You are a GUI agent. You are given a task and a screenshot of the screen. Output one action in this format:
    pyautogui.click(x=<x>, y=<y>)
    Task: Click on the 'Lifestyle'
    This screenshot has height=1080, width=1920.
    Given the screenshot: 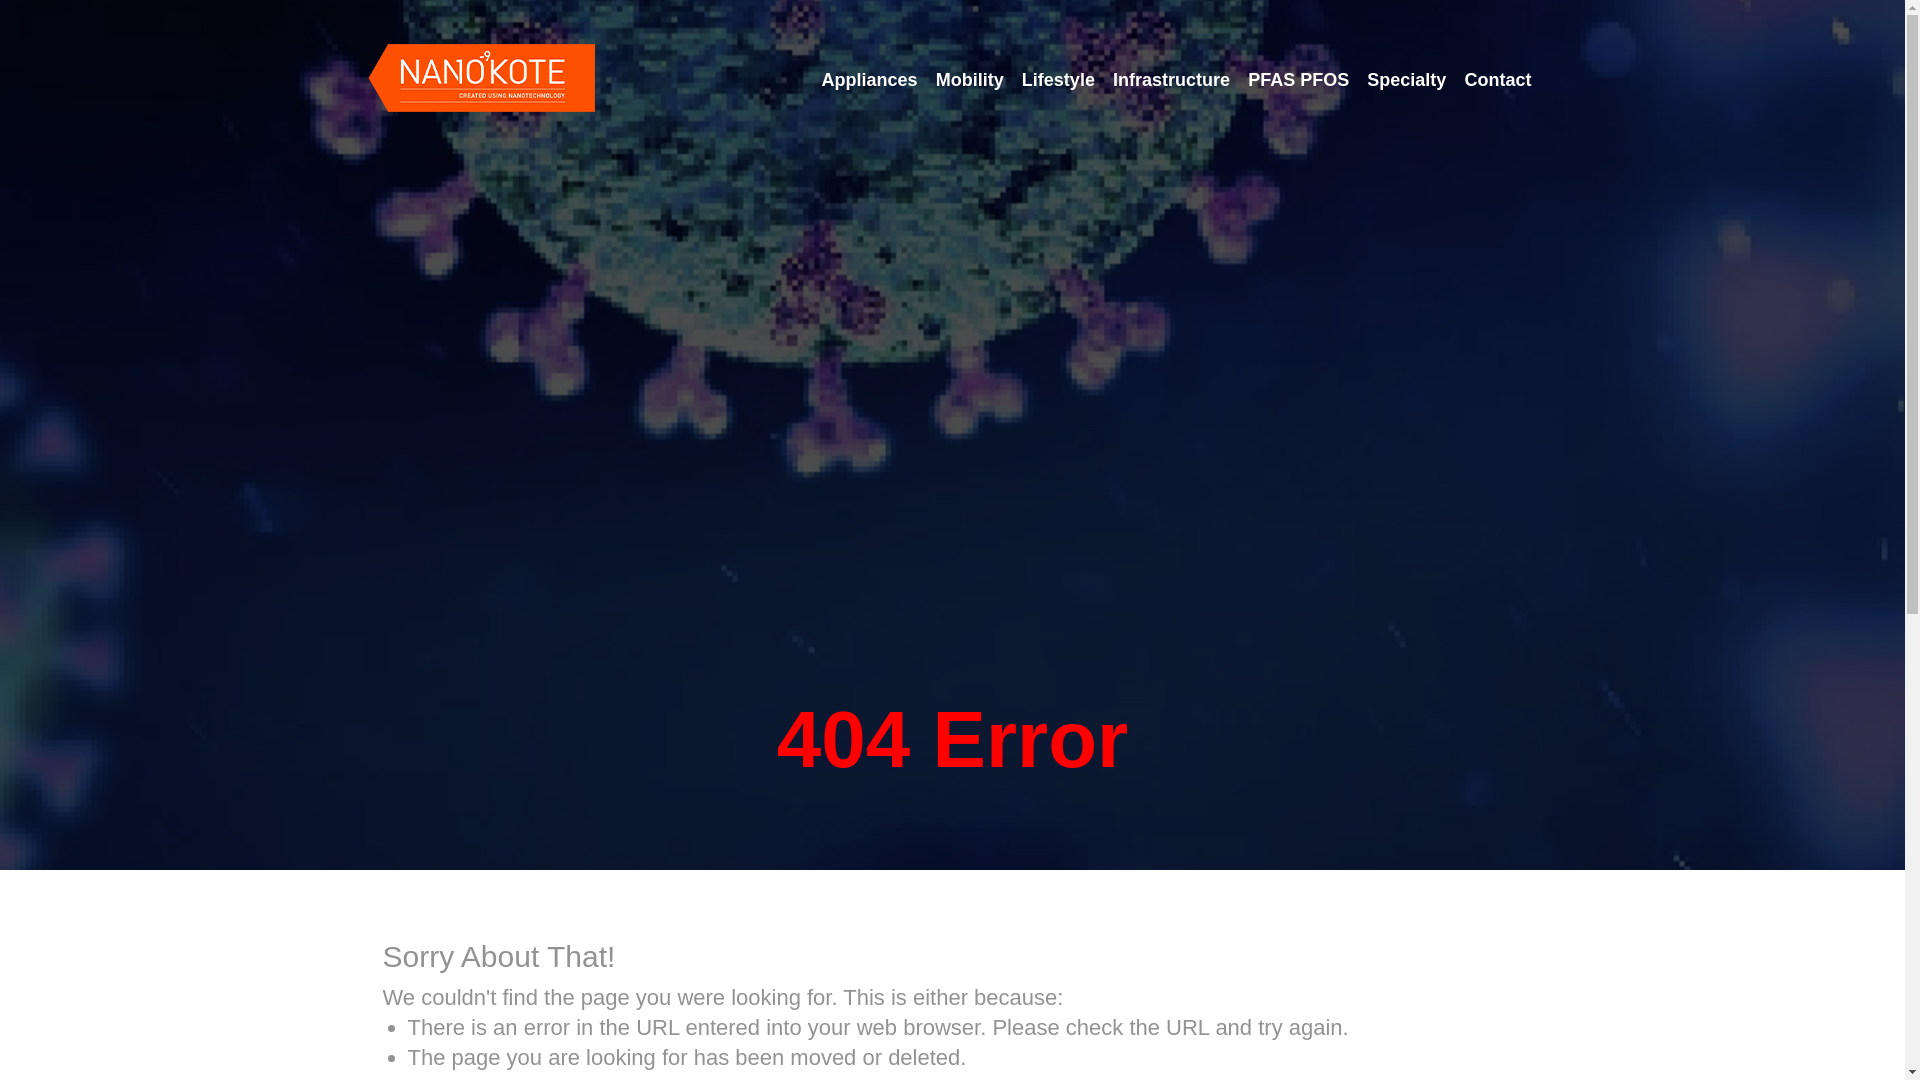 What is the action you would take?
    pyautogui.click(x=1057, y=79)
    